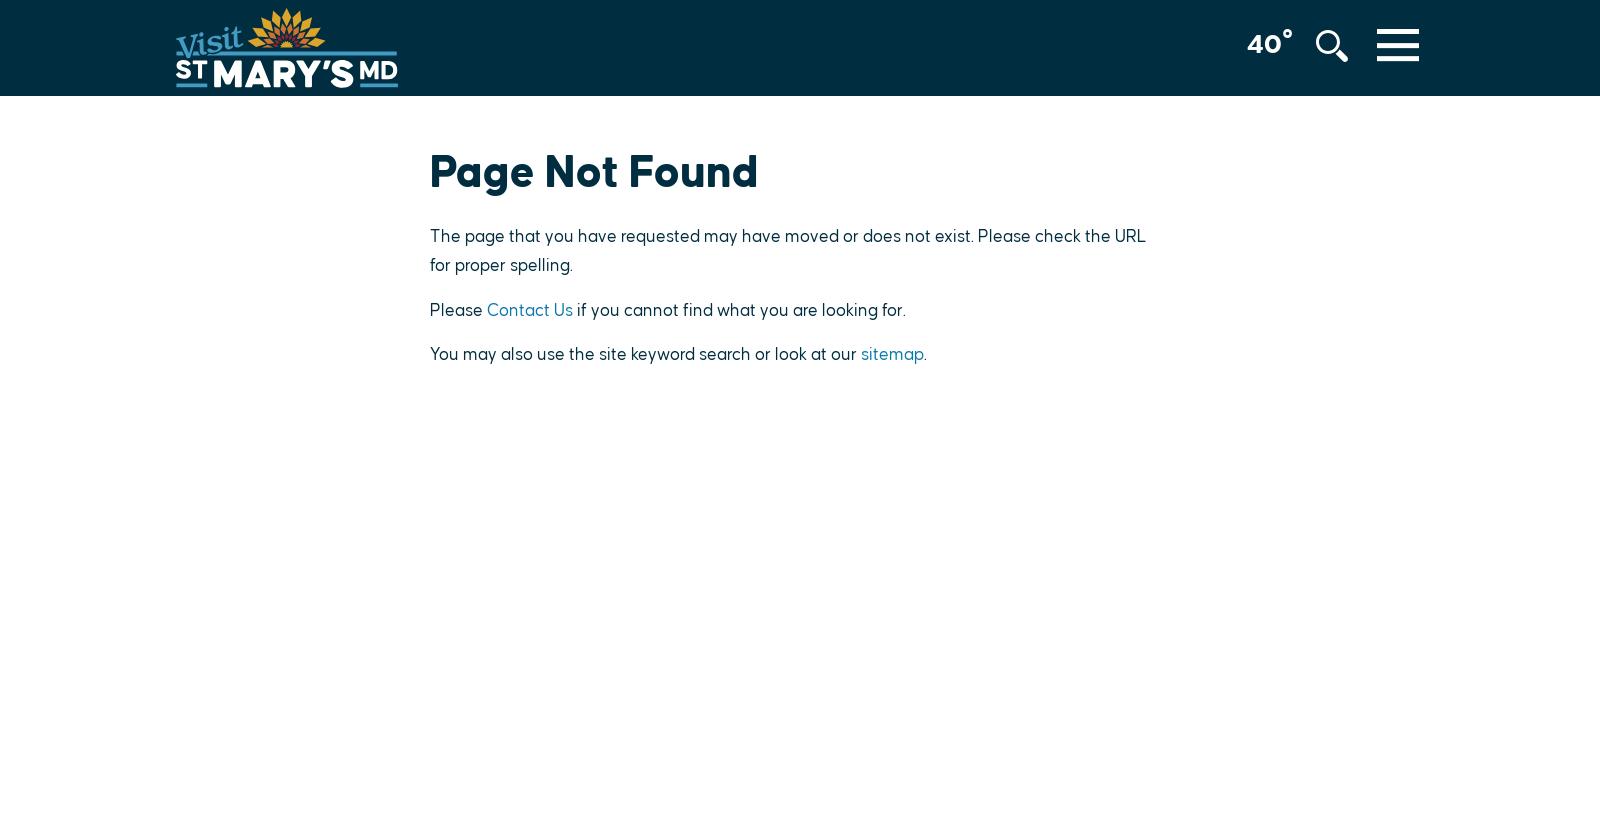  I want to click on 'if you cannot find what you are looking for.', so click(739, 309).